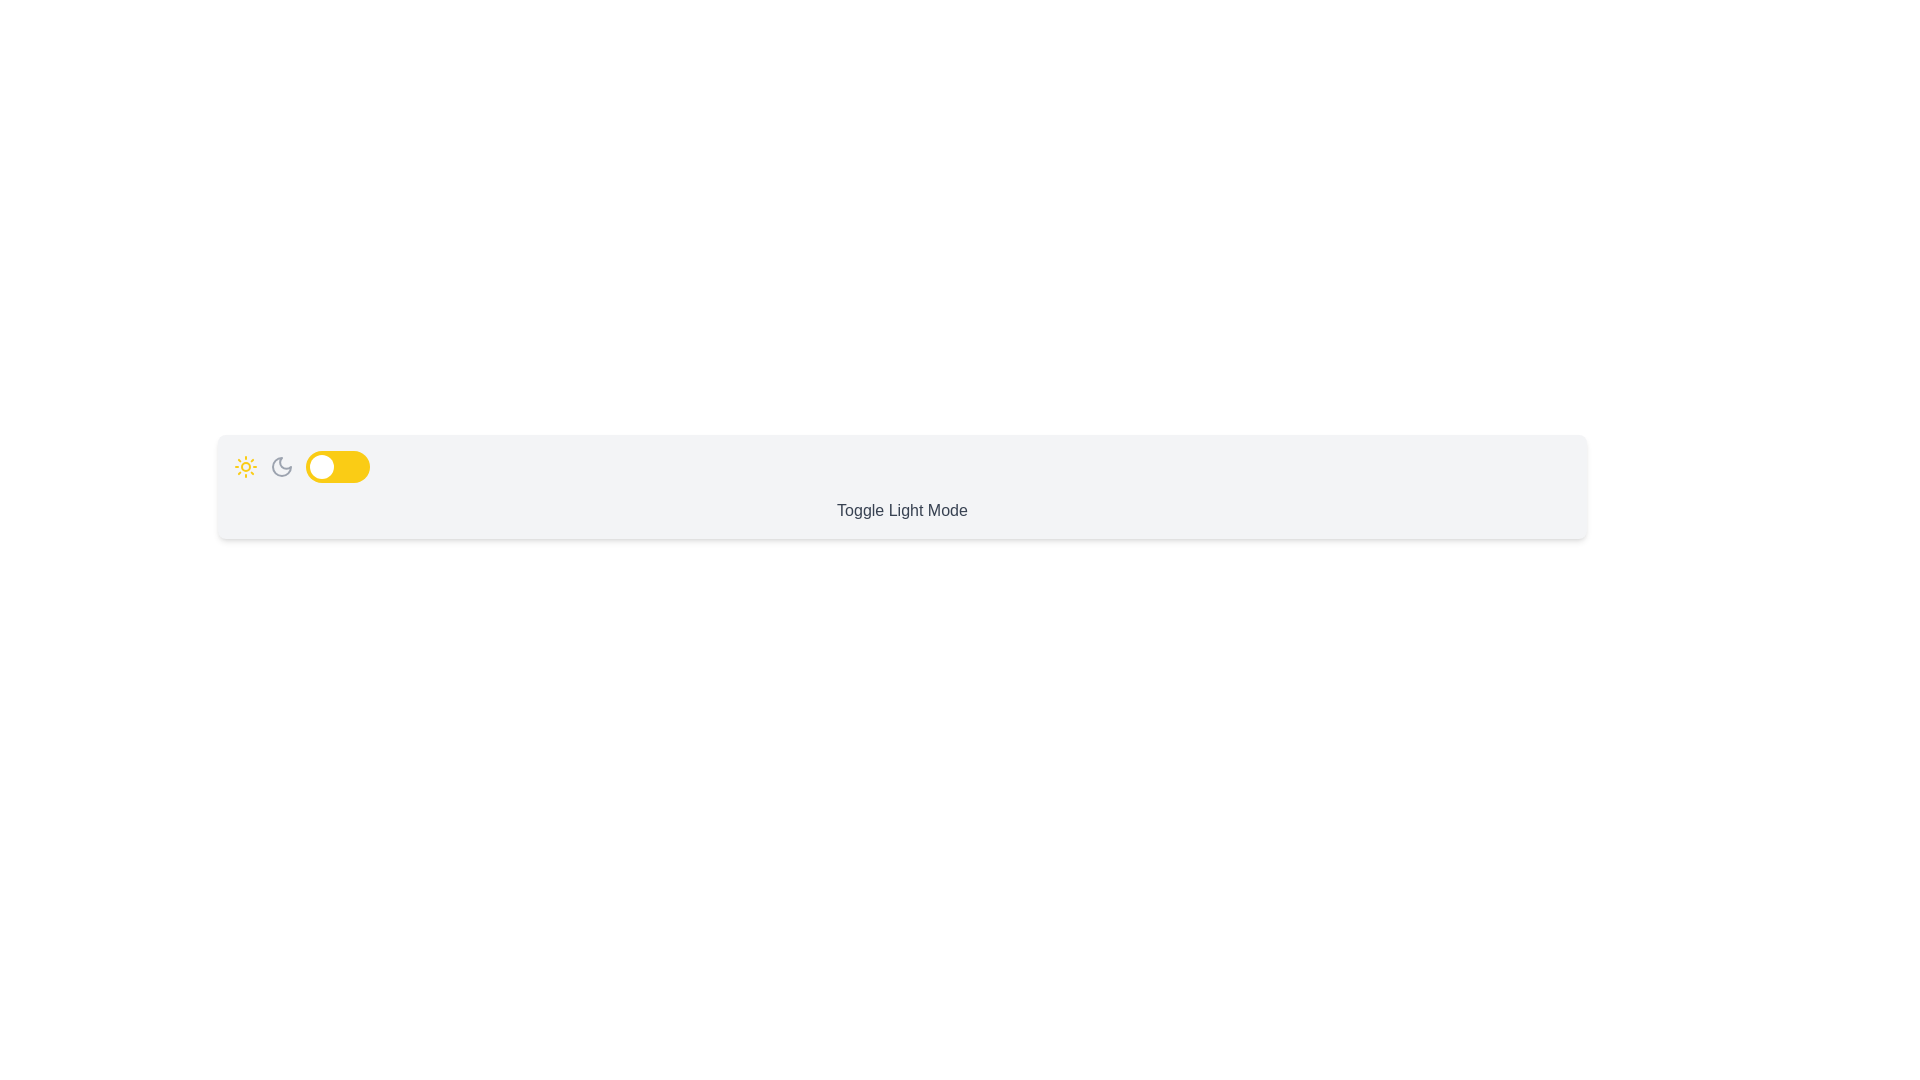  What do you see at coordinates (337, 466) in the screenshot?
I see `the toggle switch located to the right of the sun and moon icons` at bounding box center [337, 466].